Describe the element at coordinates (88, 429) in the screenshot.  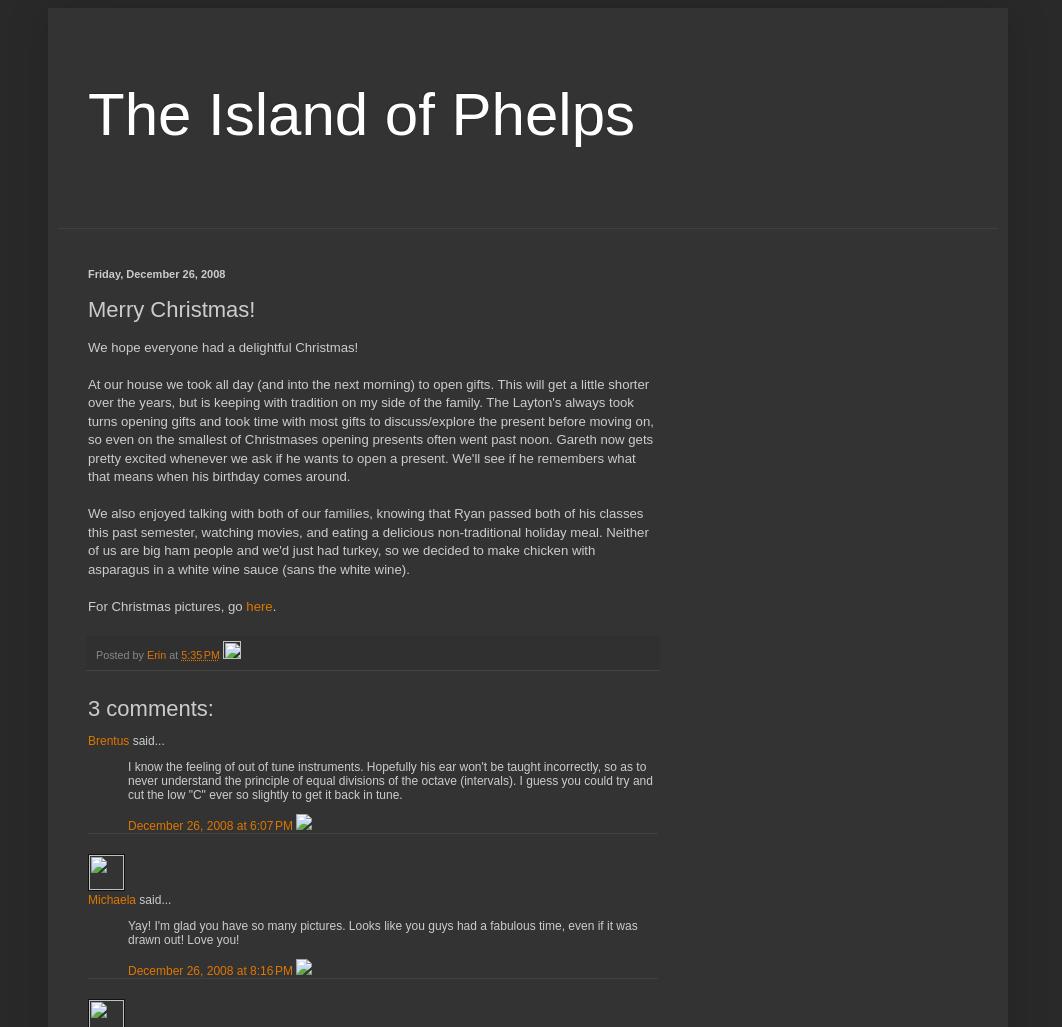
I see `'At our house we took all day (and into the next morning) to open gifts. This will get a little shorter over the years, but is keeping with tradition on my side of the family. The Layton's always took turns opening gifts and took time with most gifts to discuss/explore the present before moving on, so even on the smallest of Christmases opening presents often went past noon. Gareth now gets pretty excited whenever we ask if he wants to open a present. We'll see if he remembers what that means when his birthday comes around.'` at that location.